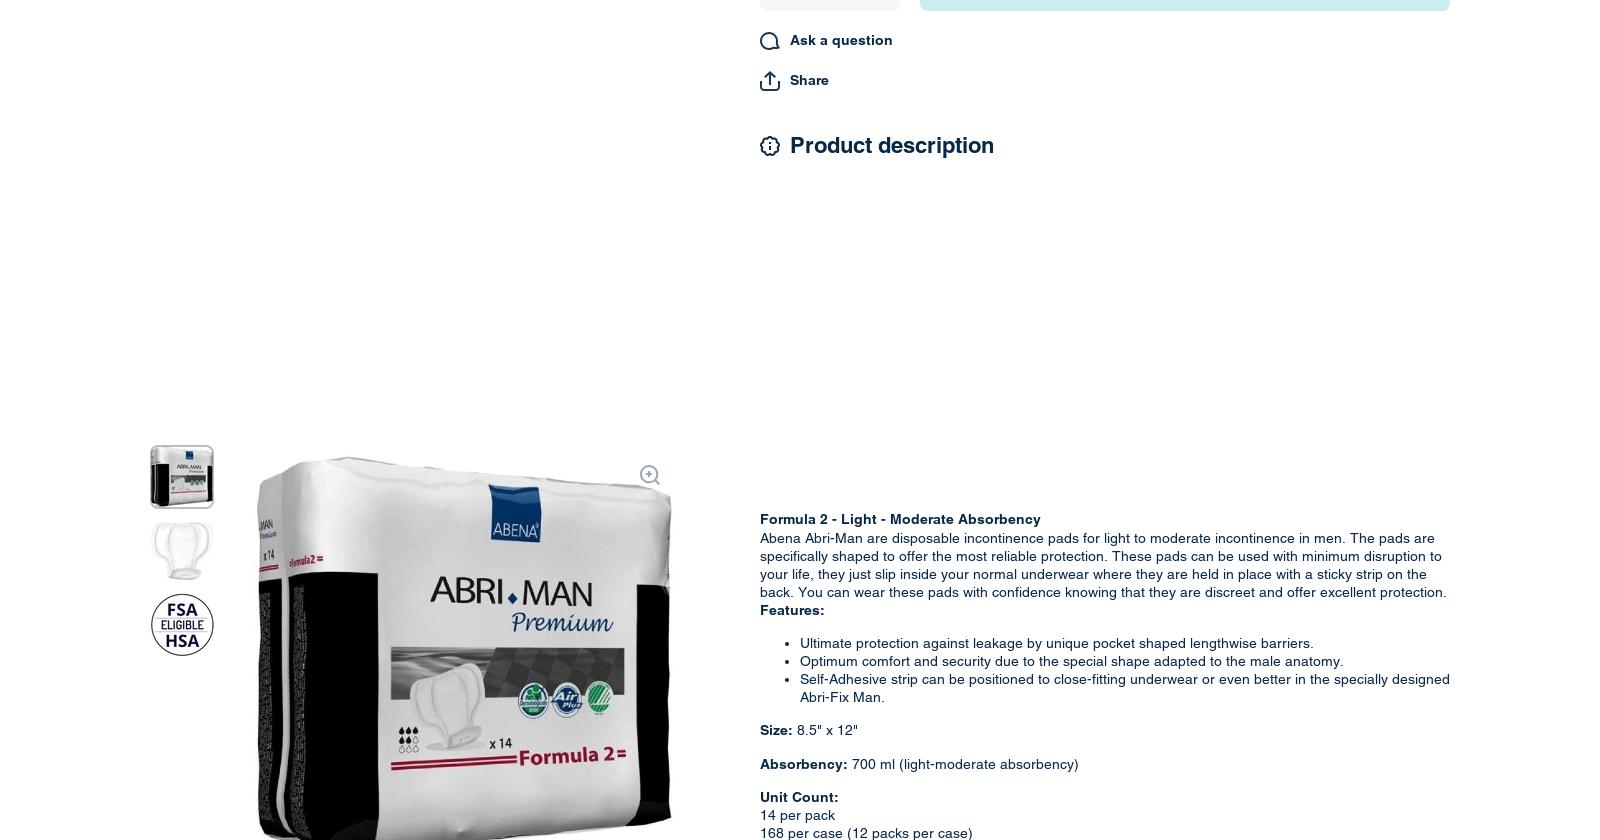 This screenshot has height=840, width=1600. What do you see at coordinates (439, 351) in the screenshot?
I see `'Company'` at bounding box center [439, 351].